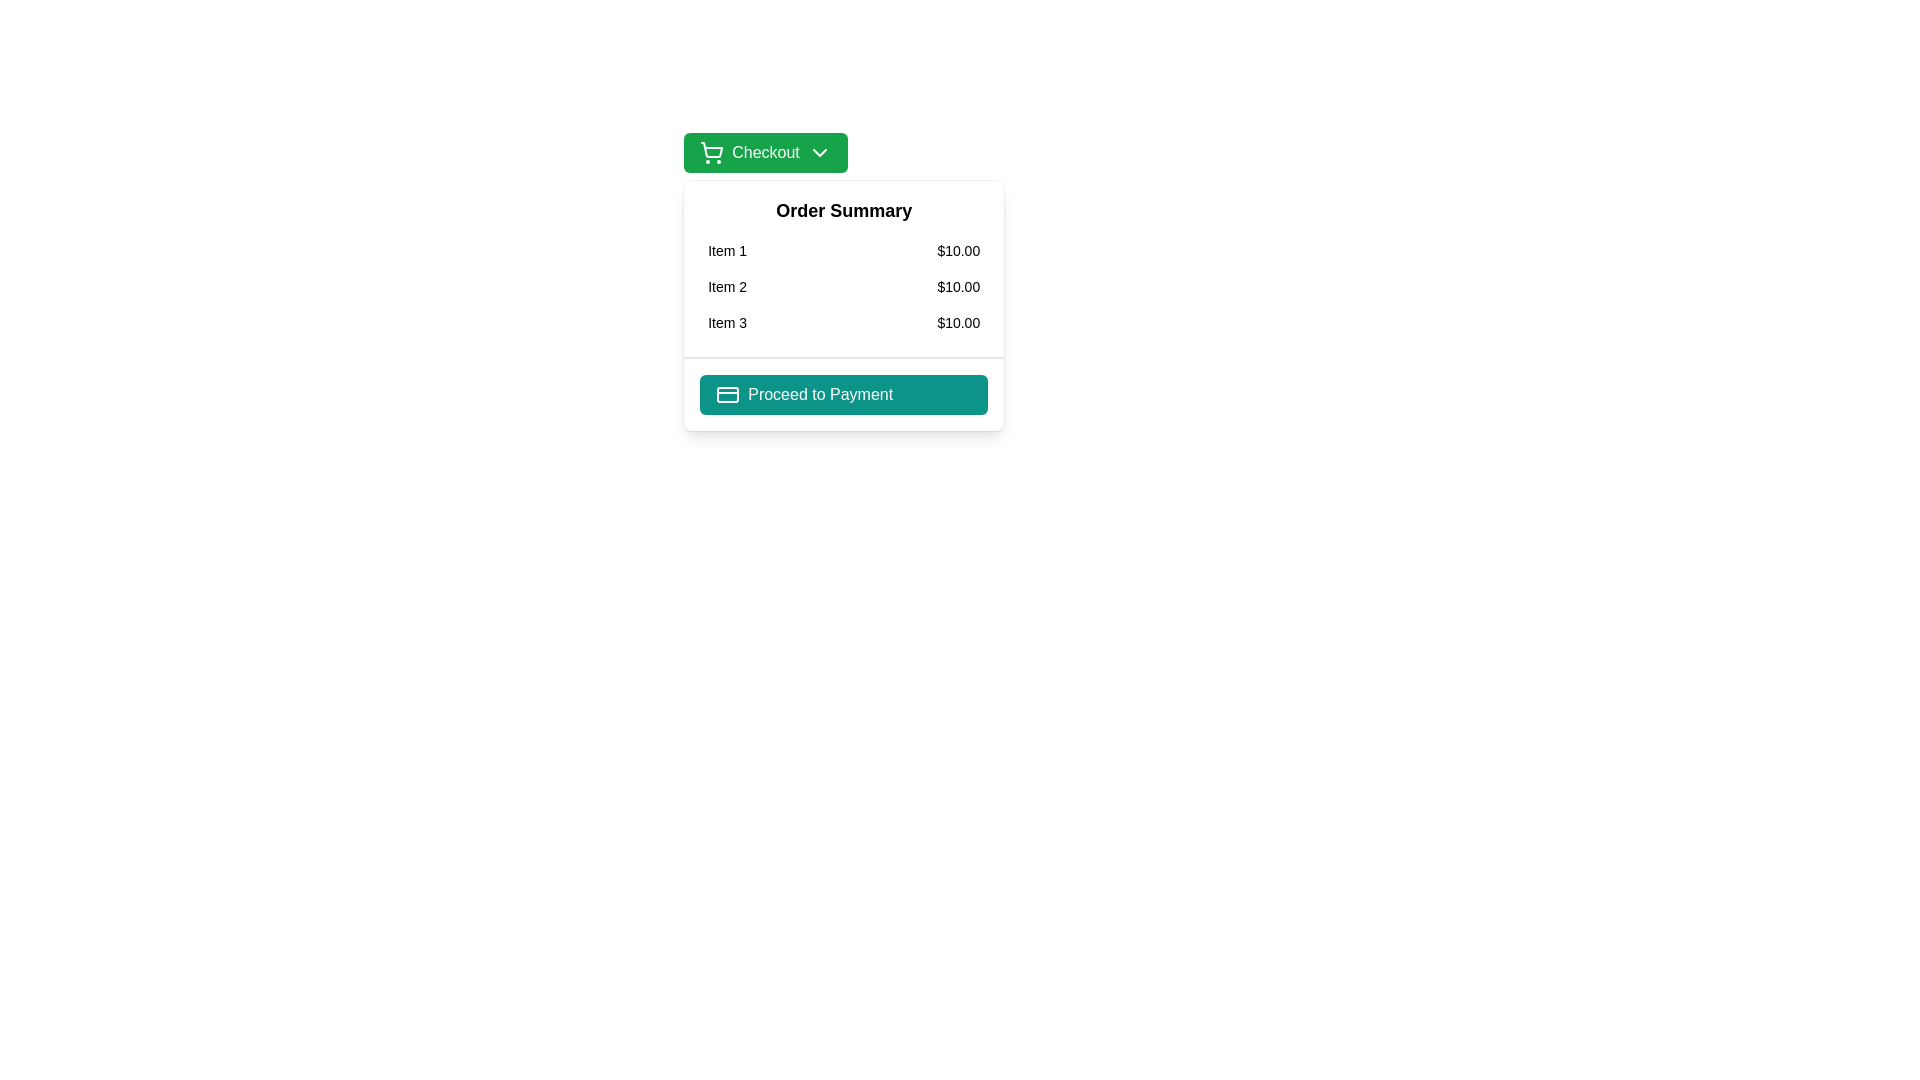  Describe the element at coordinates (844, 394) in the screenshot. I see `the 'Proceed to Payment' button, which has a teal background and a credit card icon, located at the bottom of the 'Order Summary' dialog` at that location.